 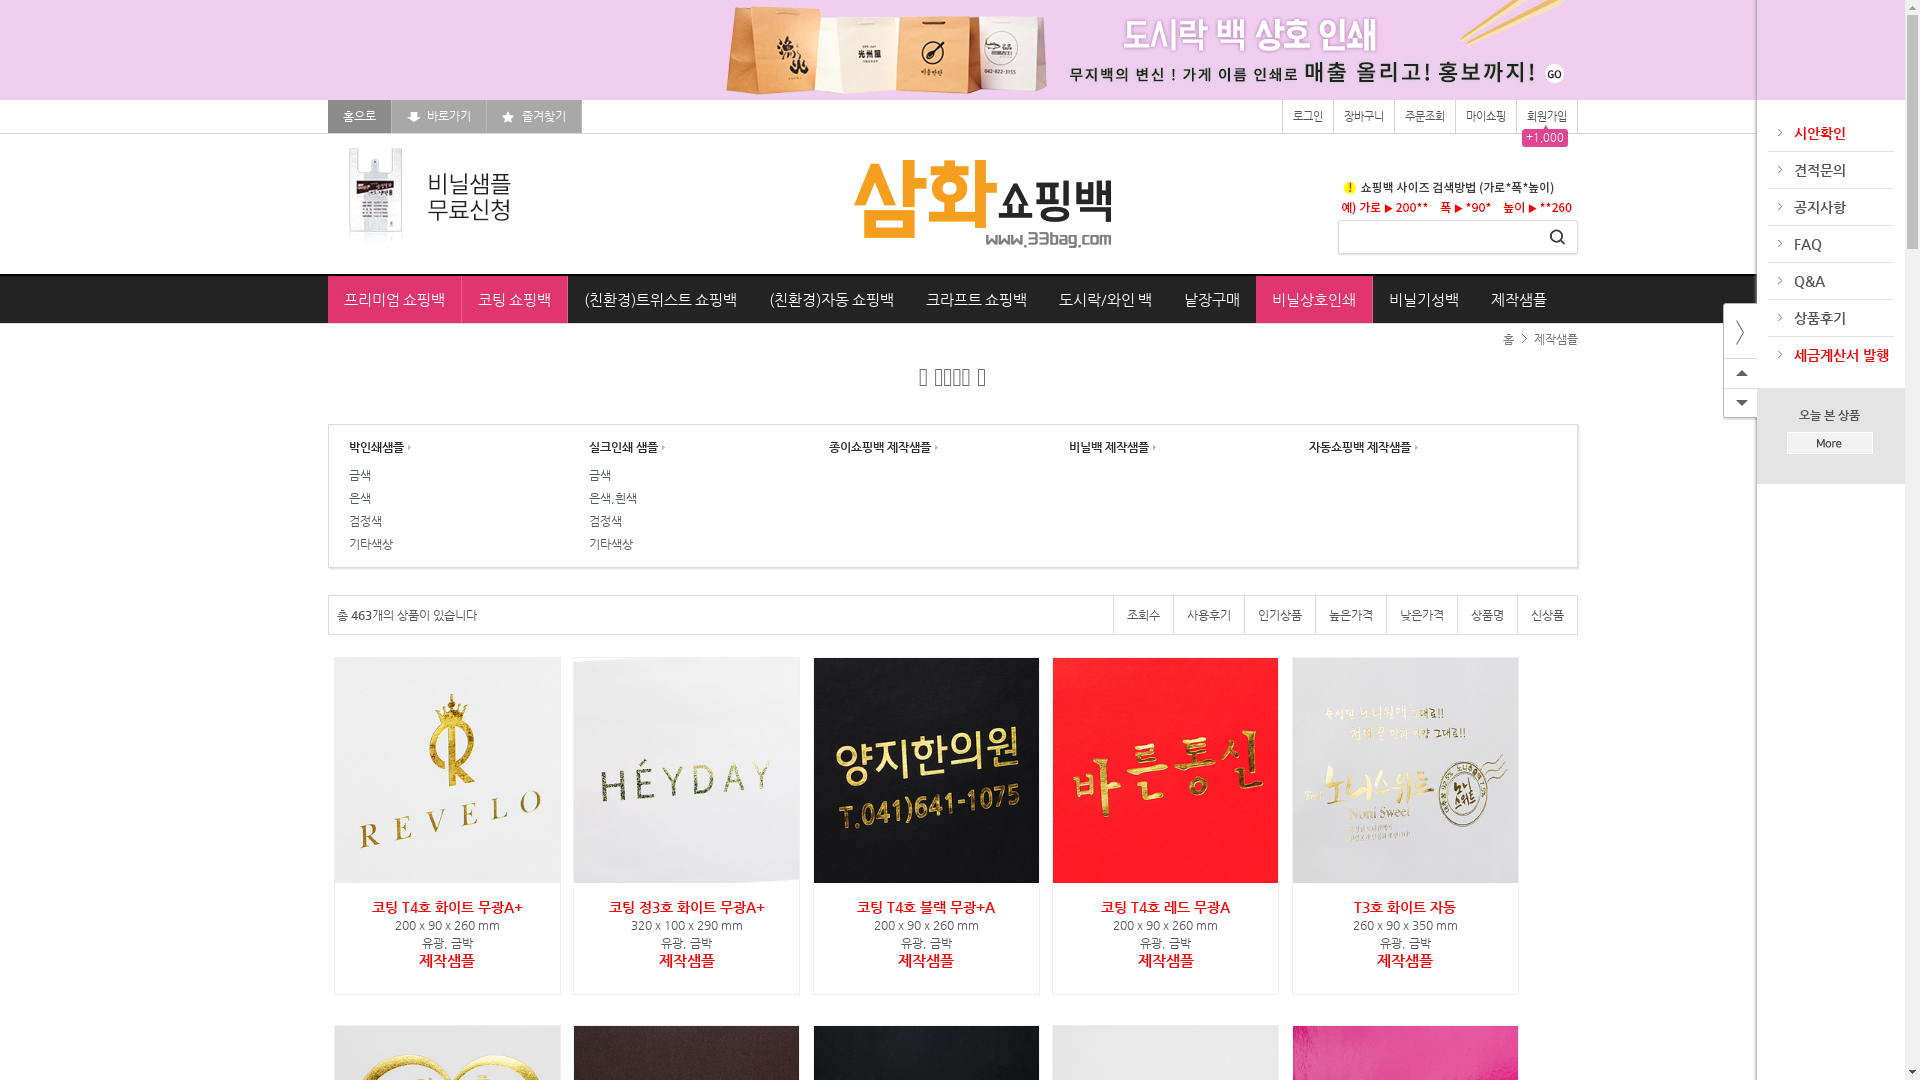 What do you see at coordinates (1738, 330) in the screenshot?
I see `'close'` at bounding box center [1738, 330].